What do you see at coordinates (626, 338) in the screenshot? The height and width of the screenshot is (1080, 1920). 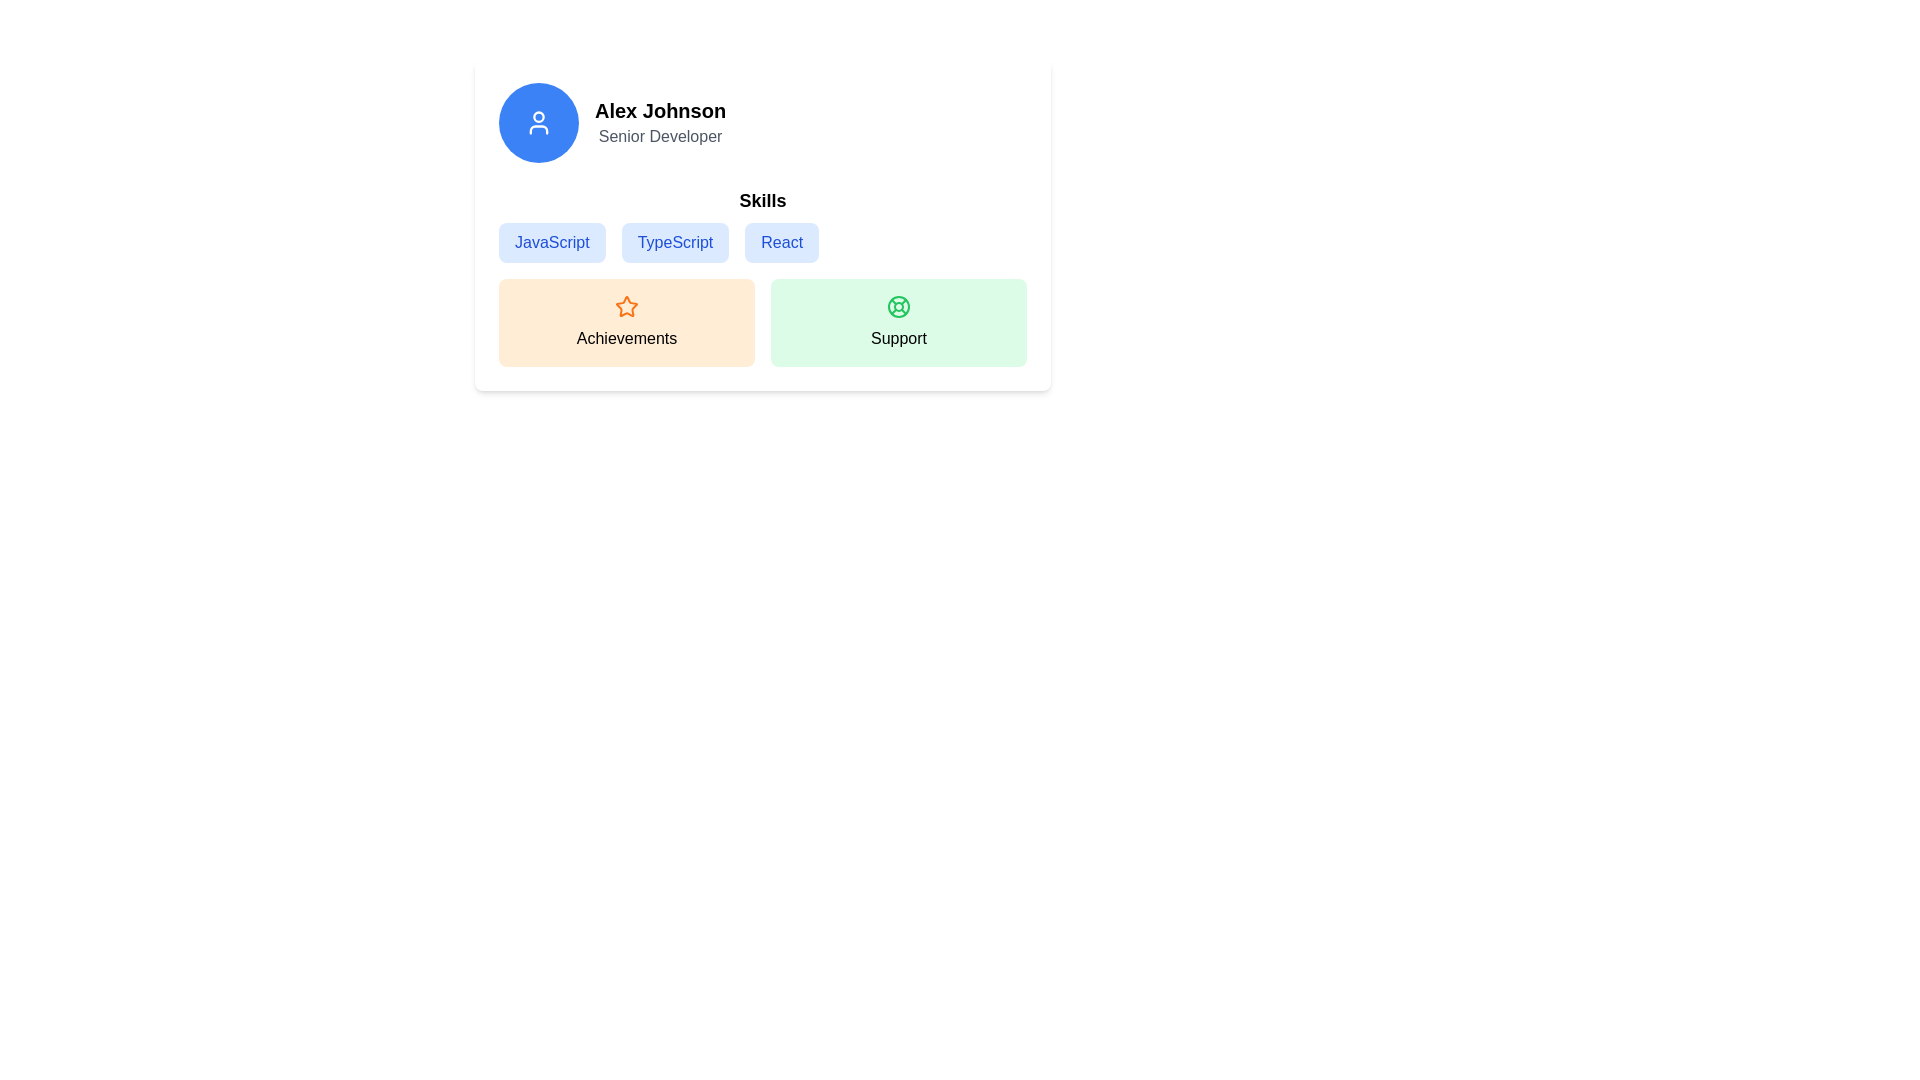 I see `the text label indicating achievements, which is located in the middle section of the light orange panel within the profile card, below a centered star icon` at bounding box center [626, 338].